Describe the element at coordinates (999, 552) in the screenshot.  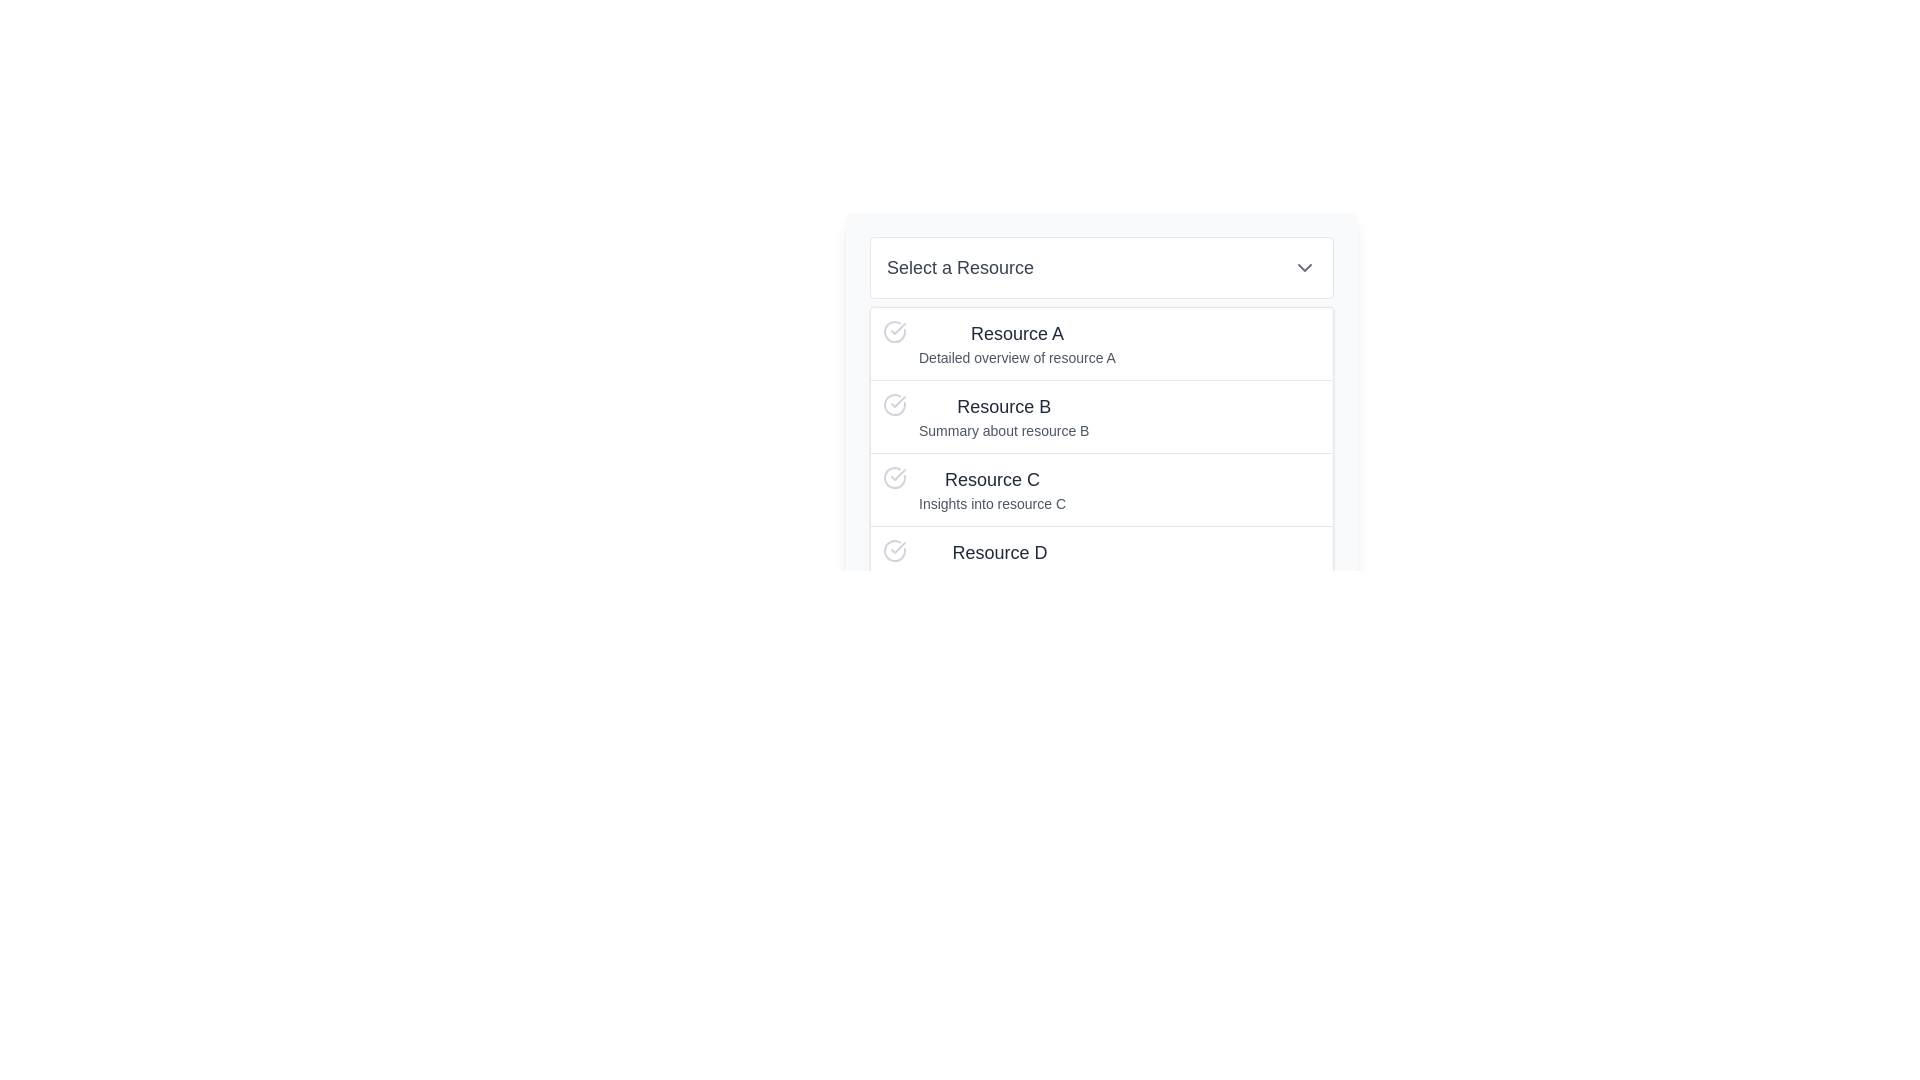
I see `the non-interactive text label that serves as the title for a resource item in the dropdown component titled 'Select a Resource.'` at that location.